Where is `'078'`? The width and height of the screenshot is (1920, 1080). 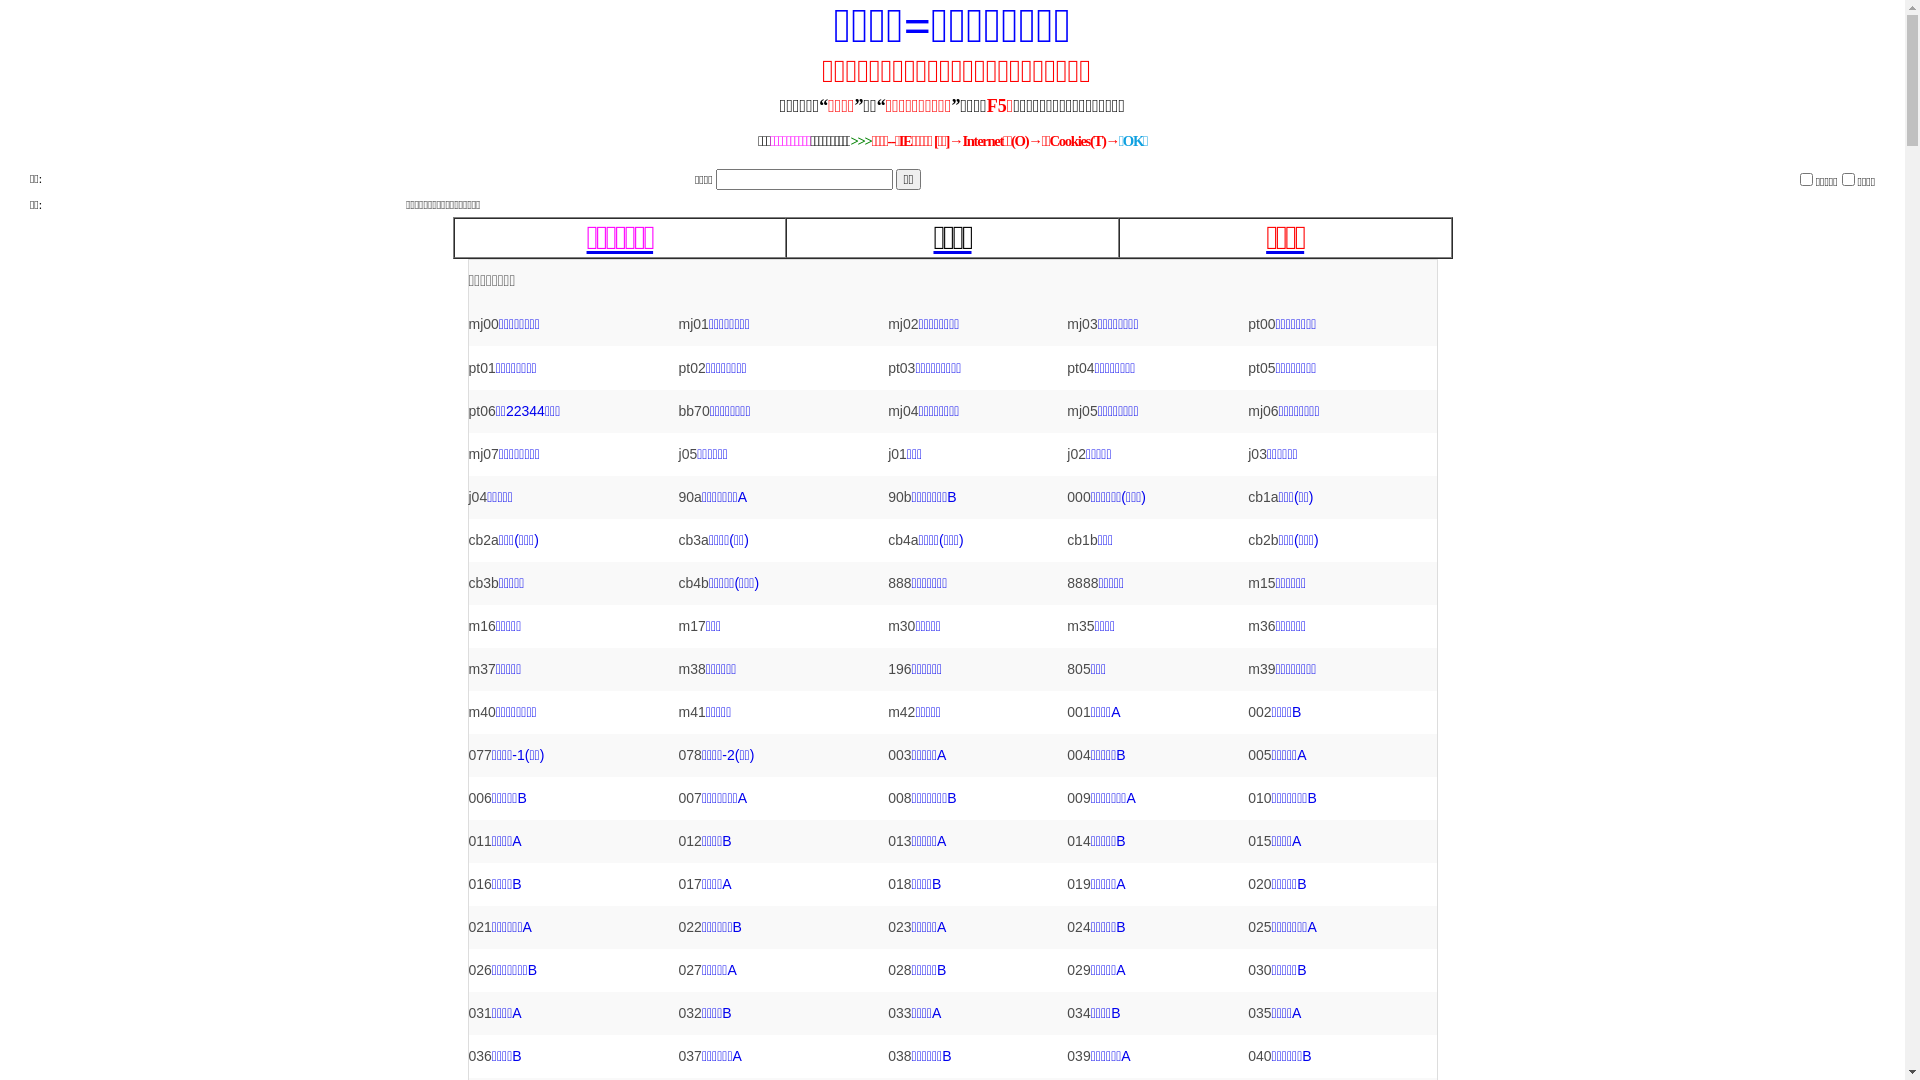 '078' is located at coordinates (690, 755).